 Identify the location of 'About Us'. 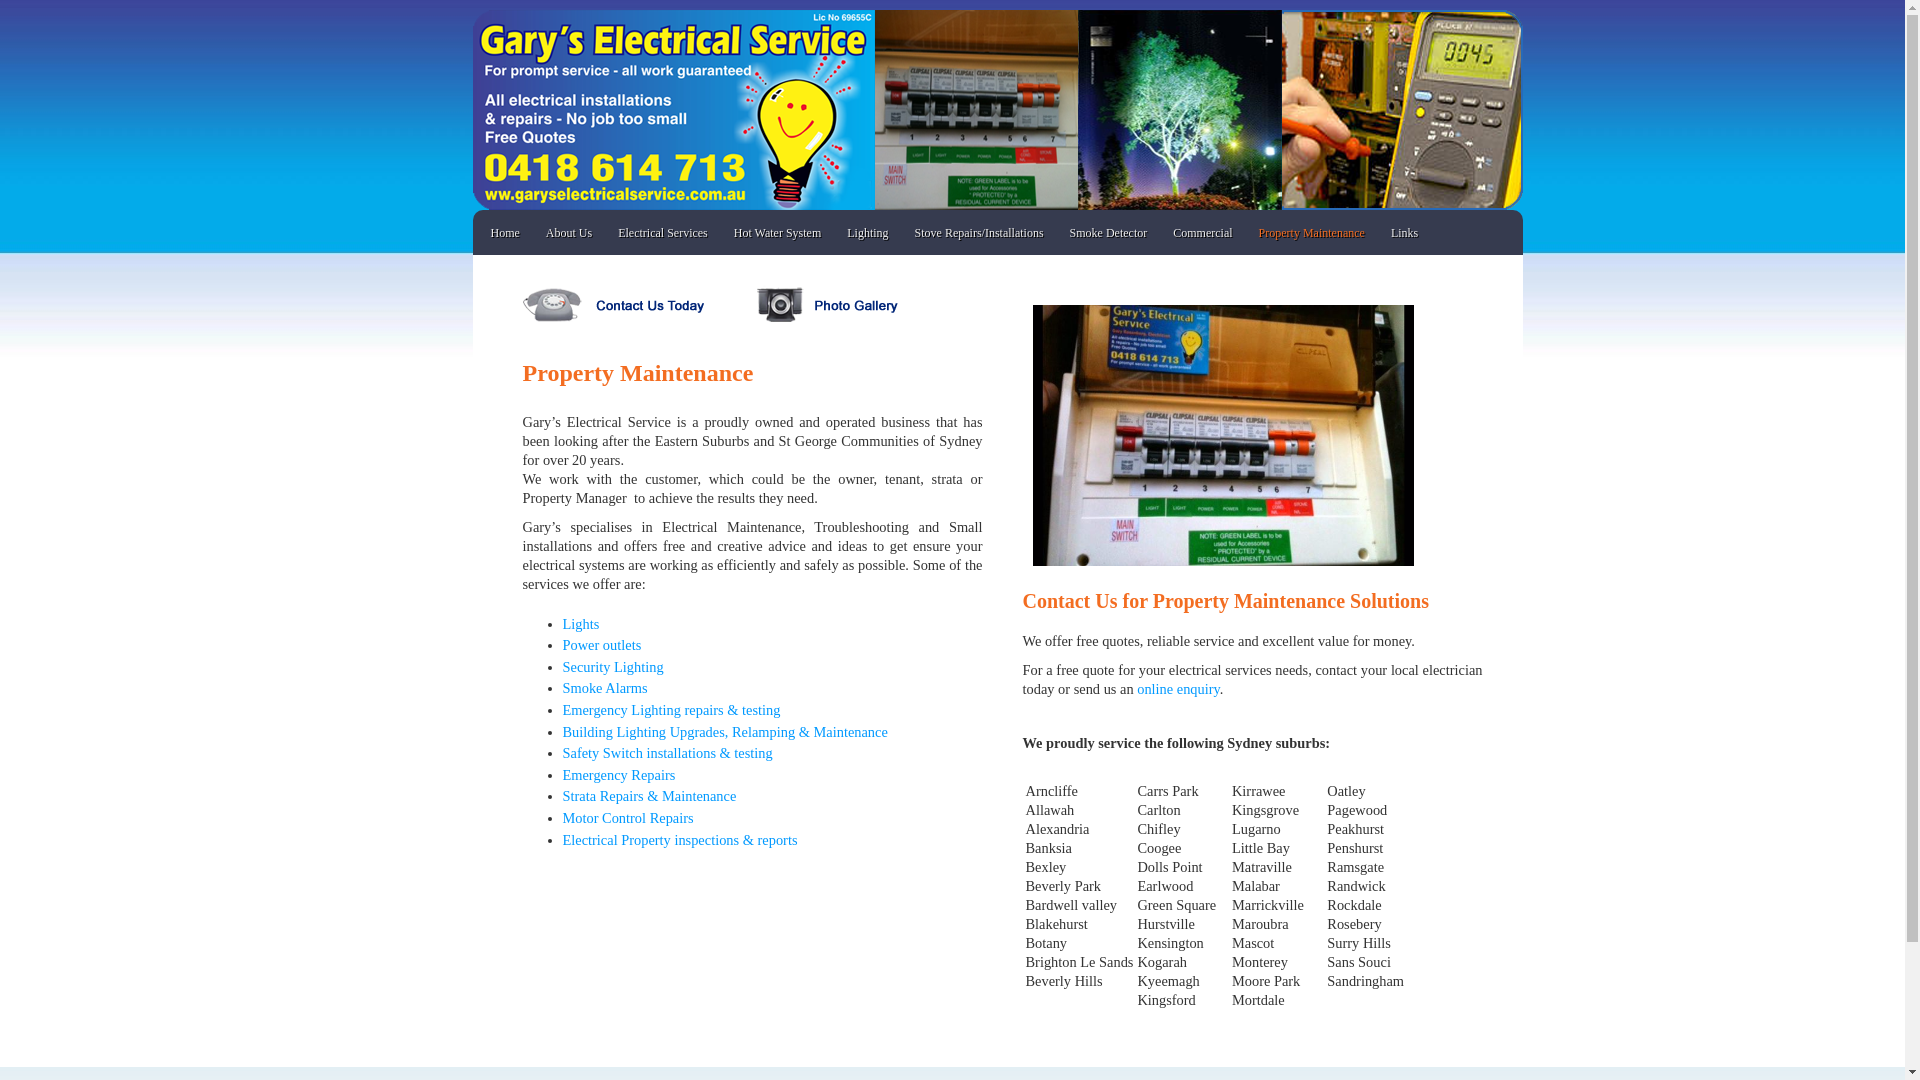
(568, 232).